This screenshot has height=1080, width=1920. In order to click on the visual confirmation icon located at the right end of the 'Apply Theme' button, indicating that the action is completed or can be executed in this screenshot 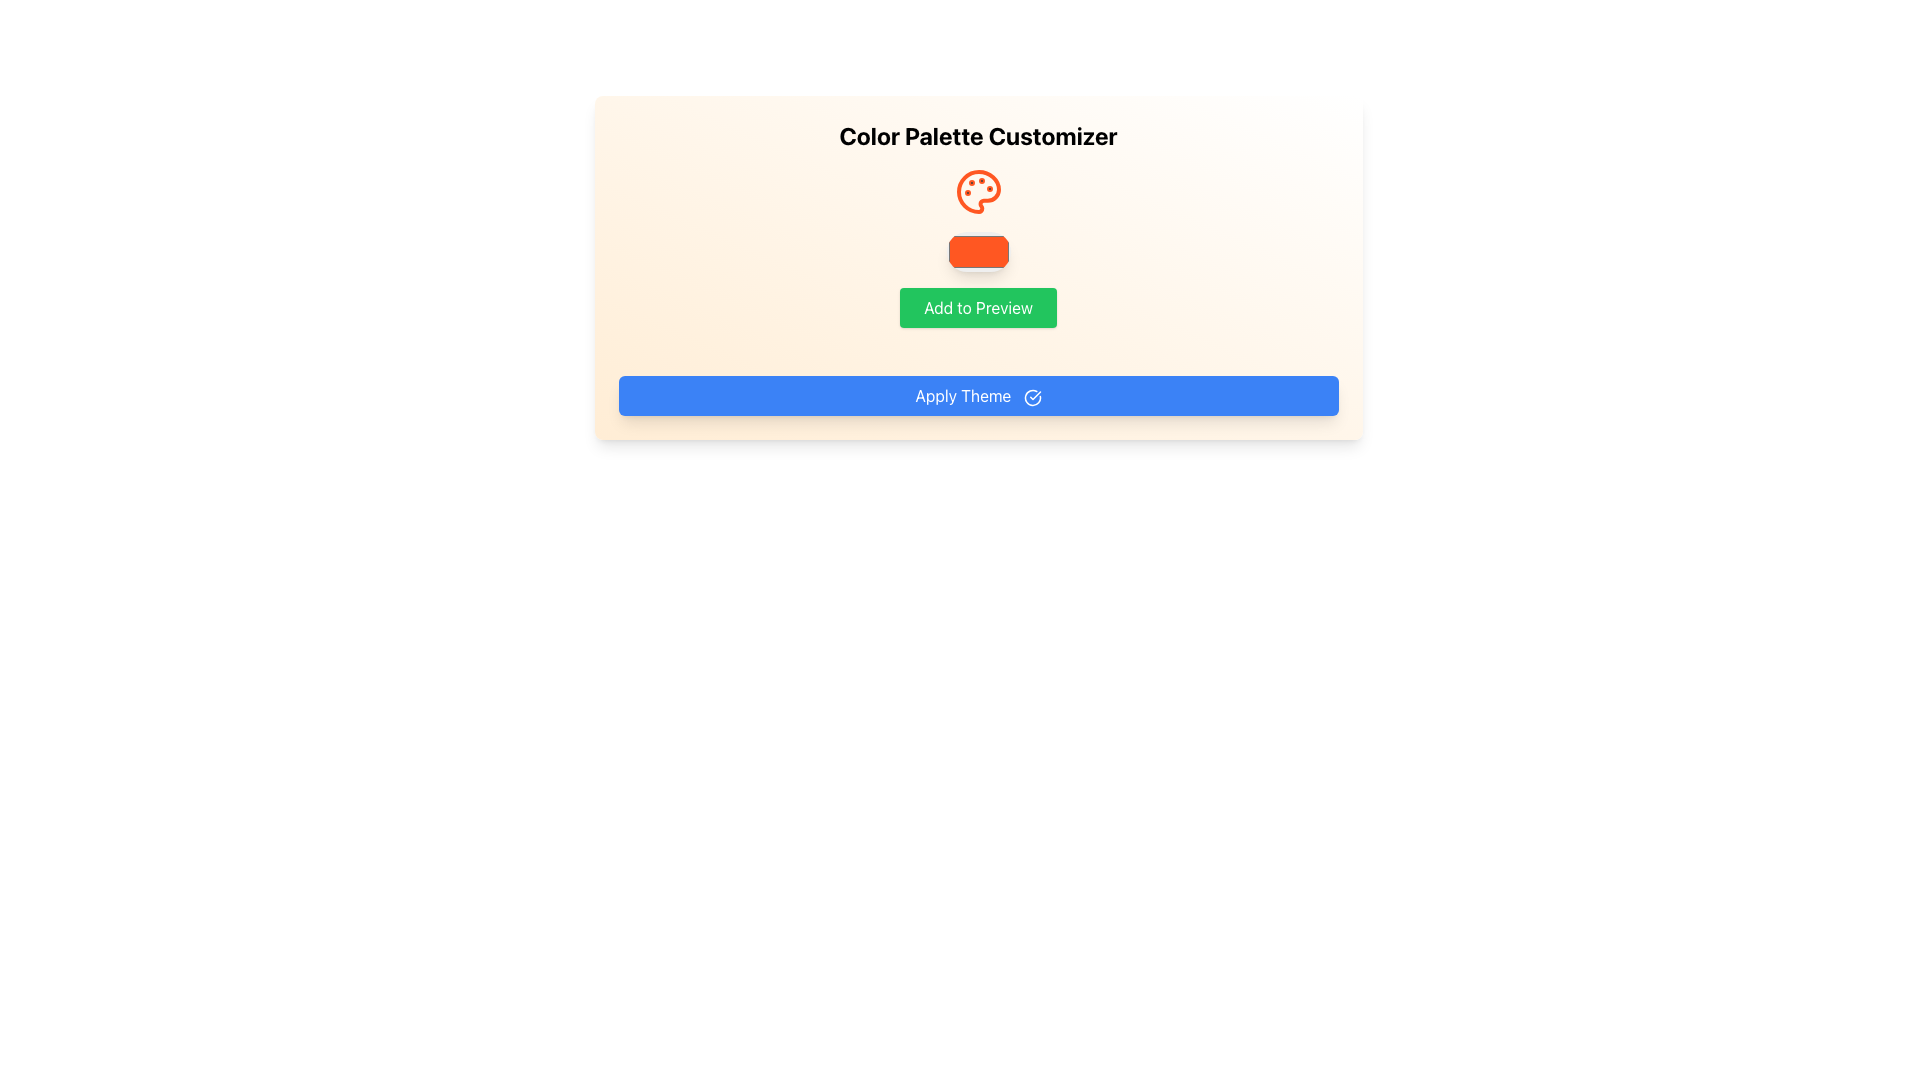, I will do `click(1032, 397)`.